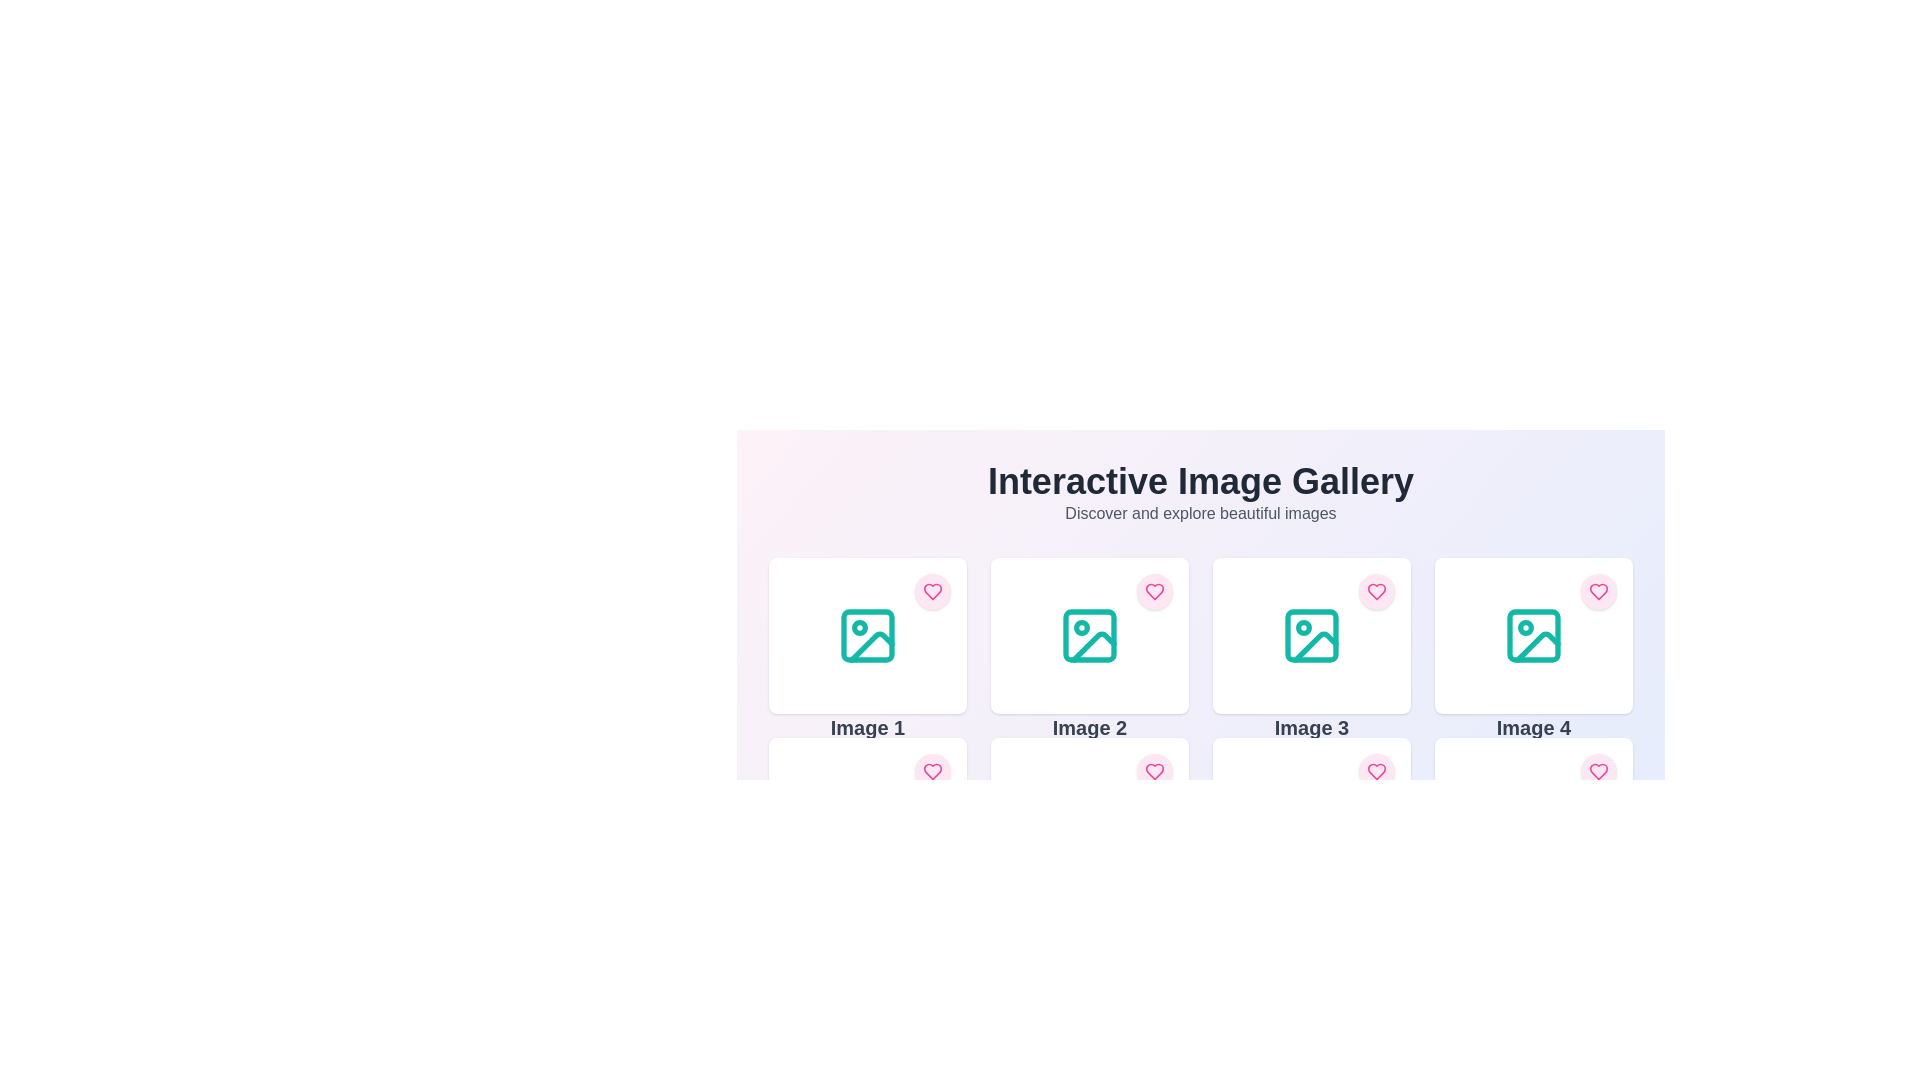 Image resolution: width=1920 pixels, height=1080 pixels. I want to click on the heart-shaped icon button located above the 'Image 3' label to mark the image as favorite, so click(1376, 770).